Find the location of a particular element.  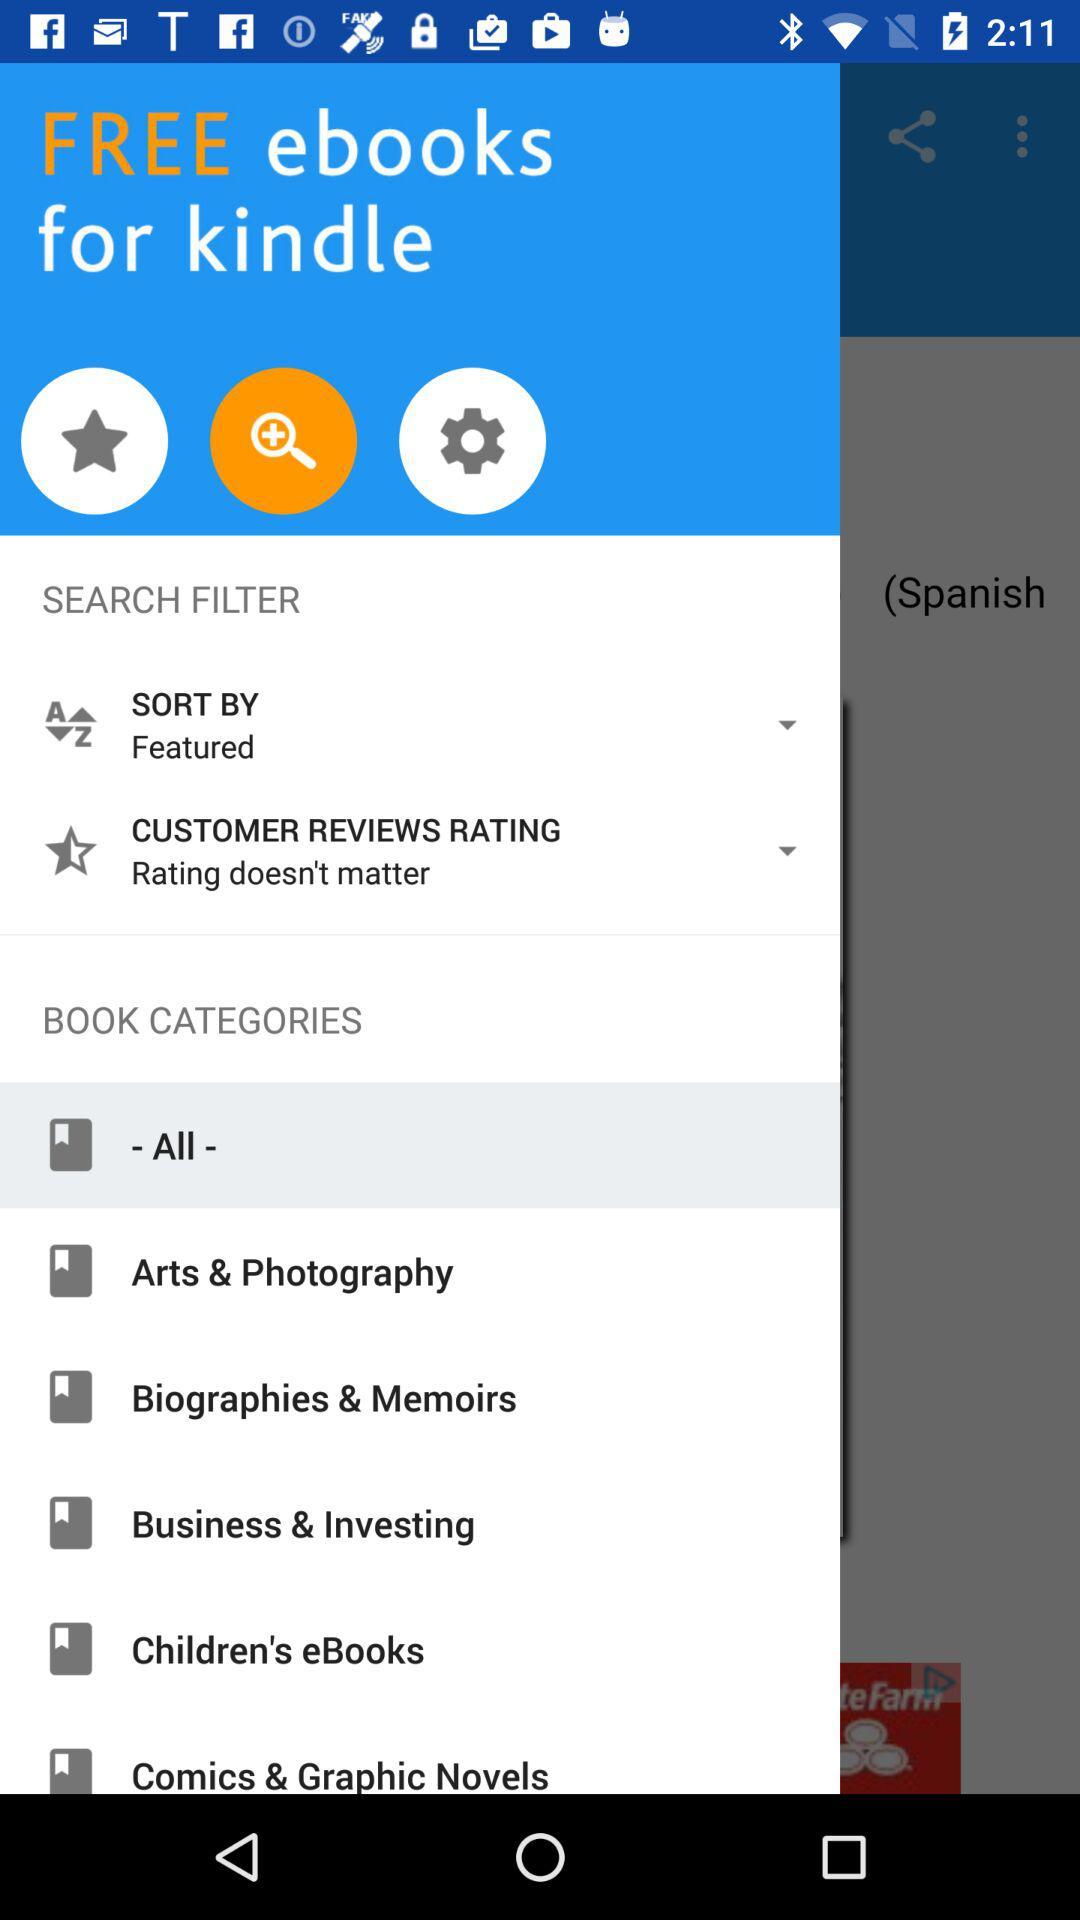

main navigation menu is located at coordinates (540, 999).